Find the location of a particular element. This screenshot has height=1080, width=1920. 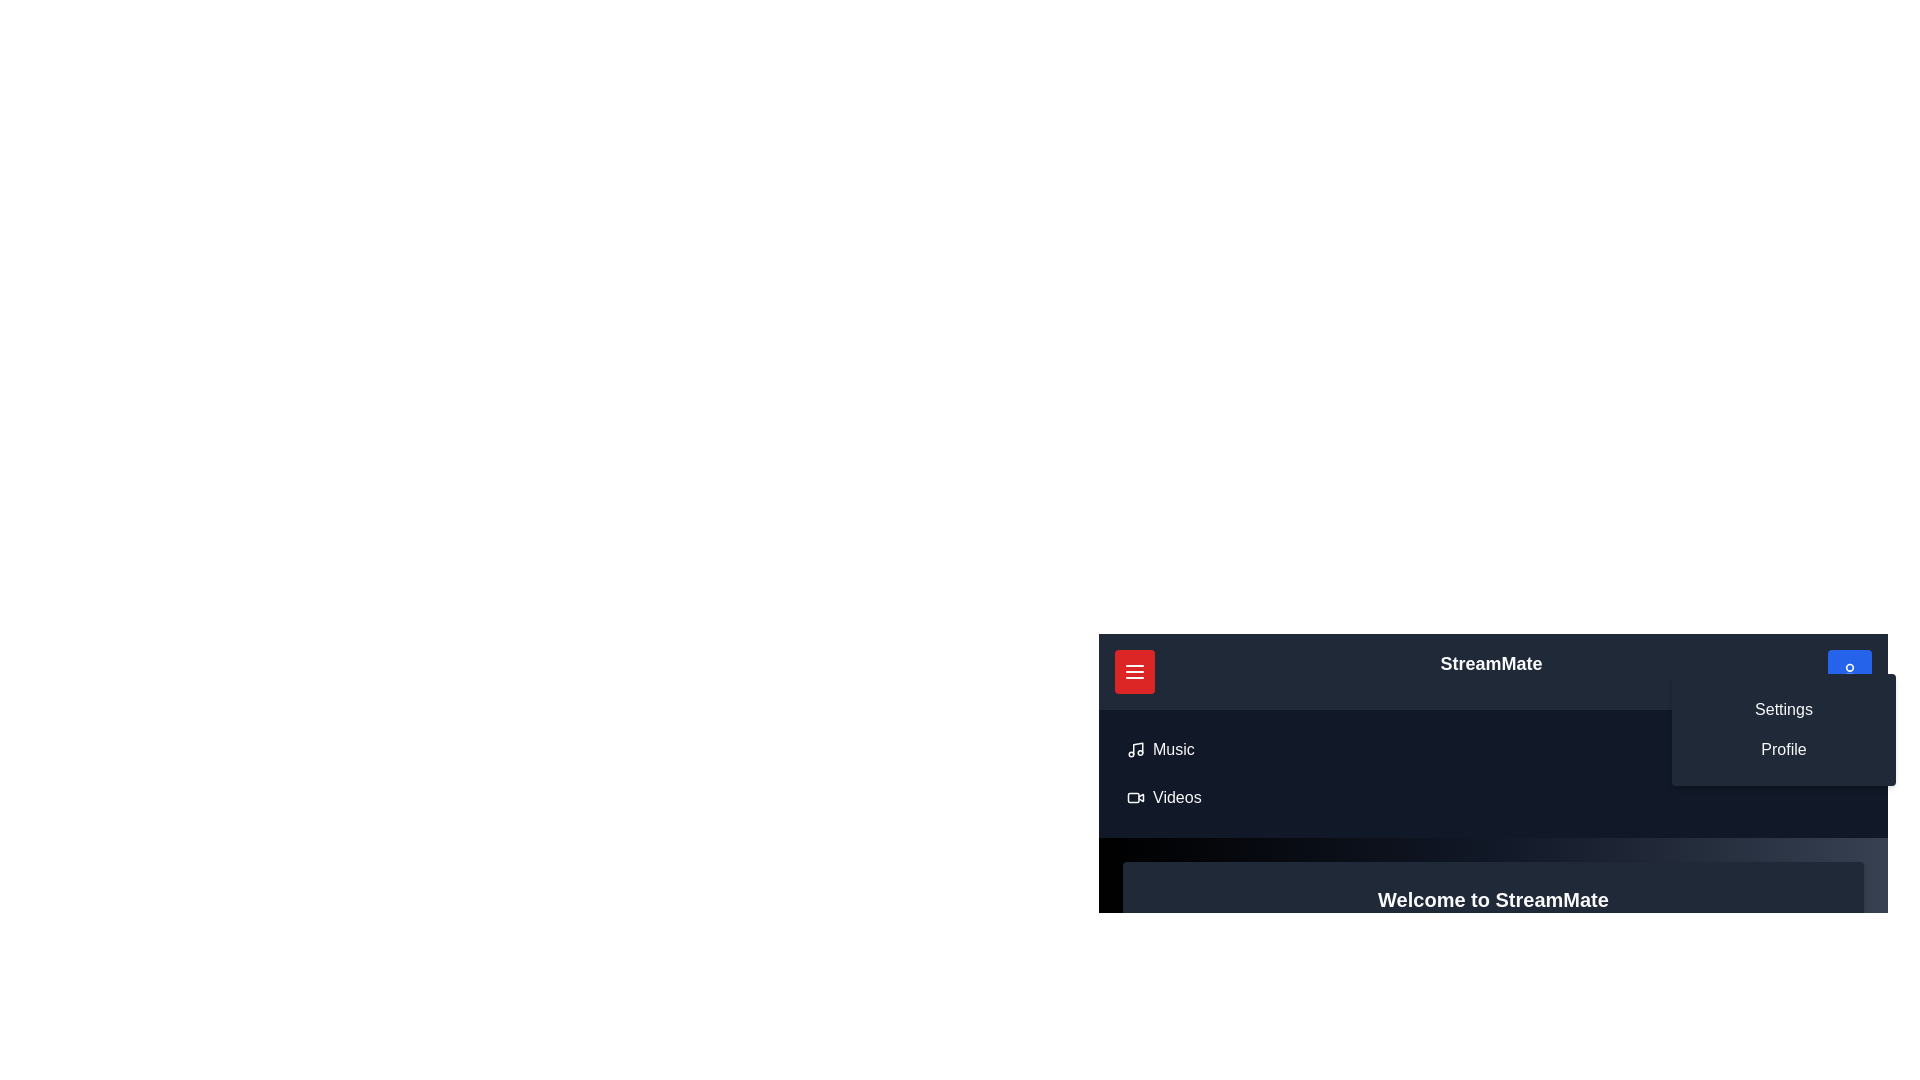

the header text 'StreamMate' located in the top center of the navigation bar is located at coordinates (1491, 671).